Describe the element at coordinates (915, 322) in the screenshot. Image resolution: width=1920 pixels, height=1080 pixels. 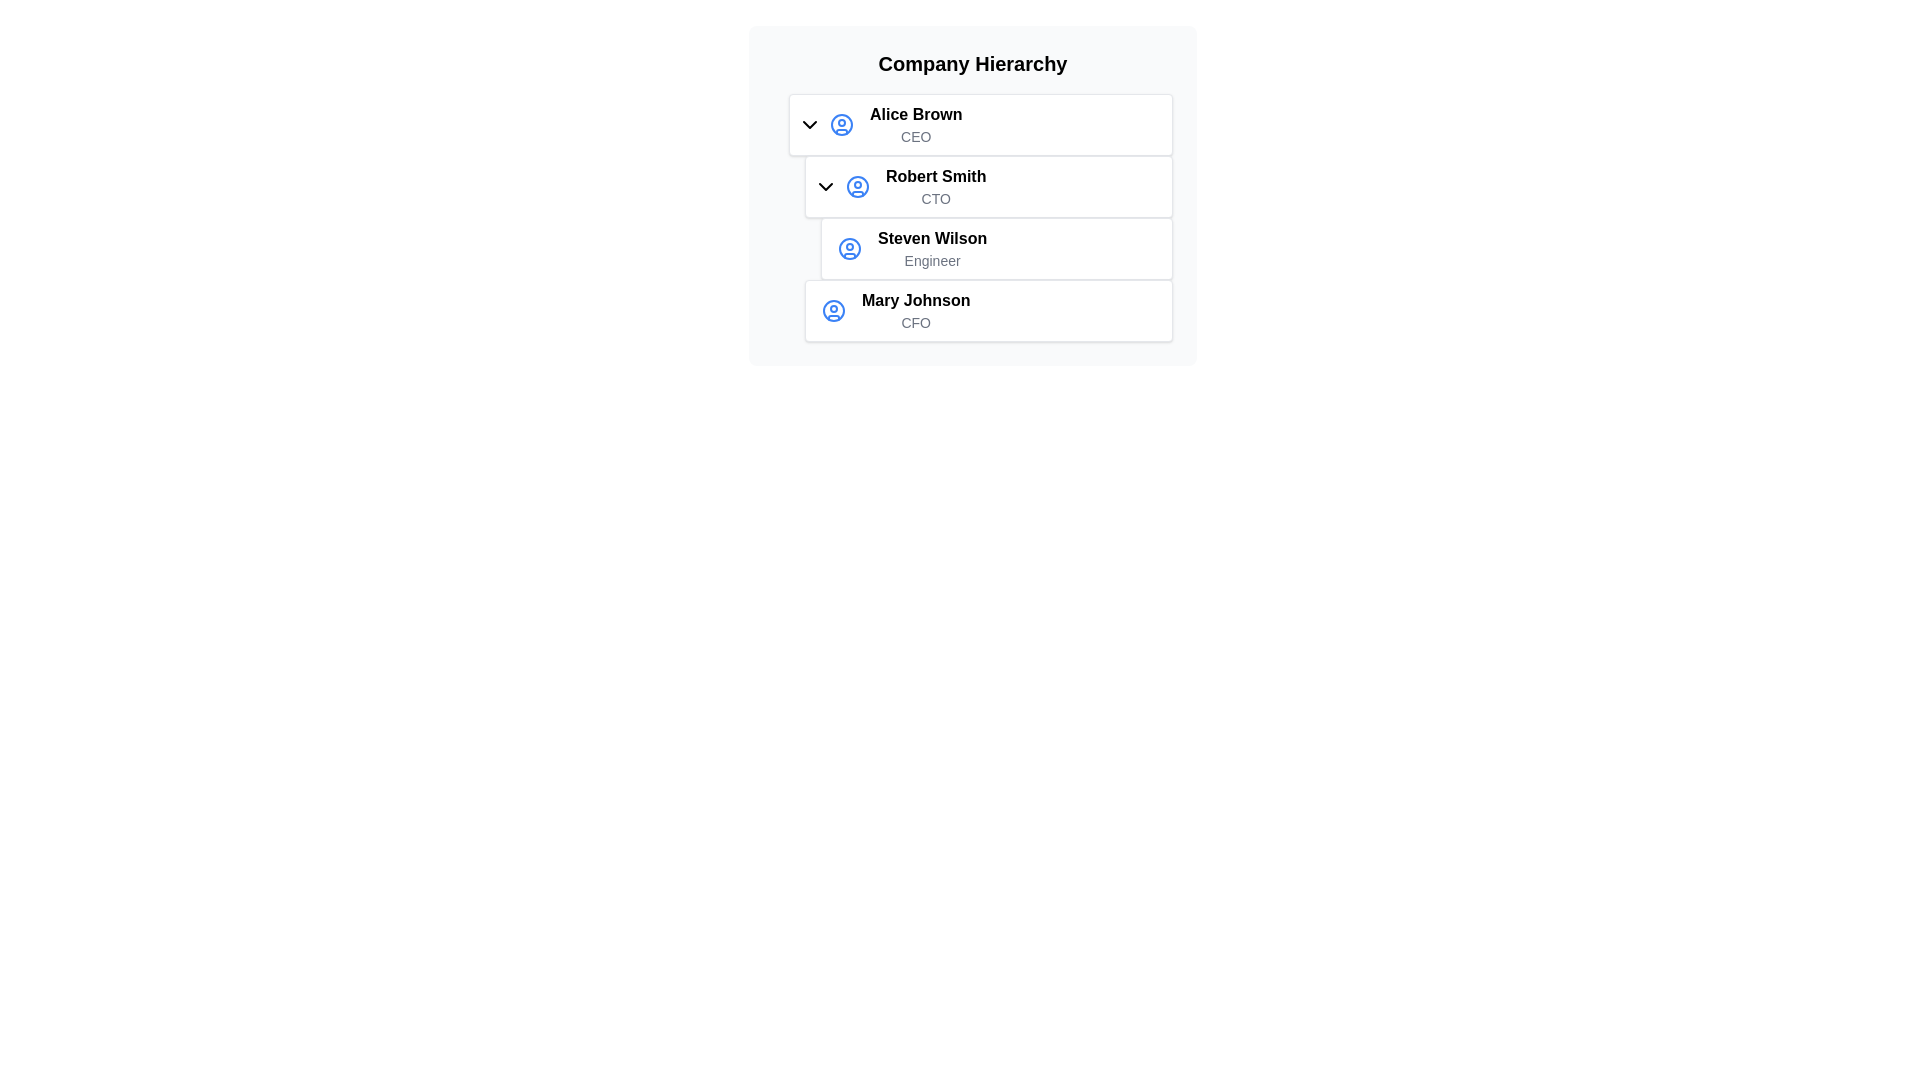
I see `the text display component showing 'CFO' in a small, gray font, located beneath 'Mary Johnson'` at that location.